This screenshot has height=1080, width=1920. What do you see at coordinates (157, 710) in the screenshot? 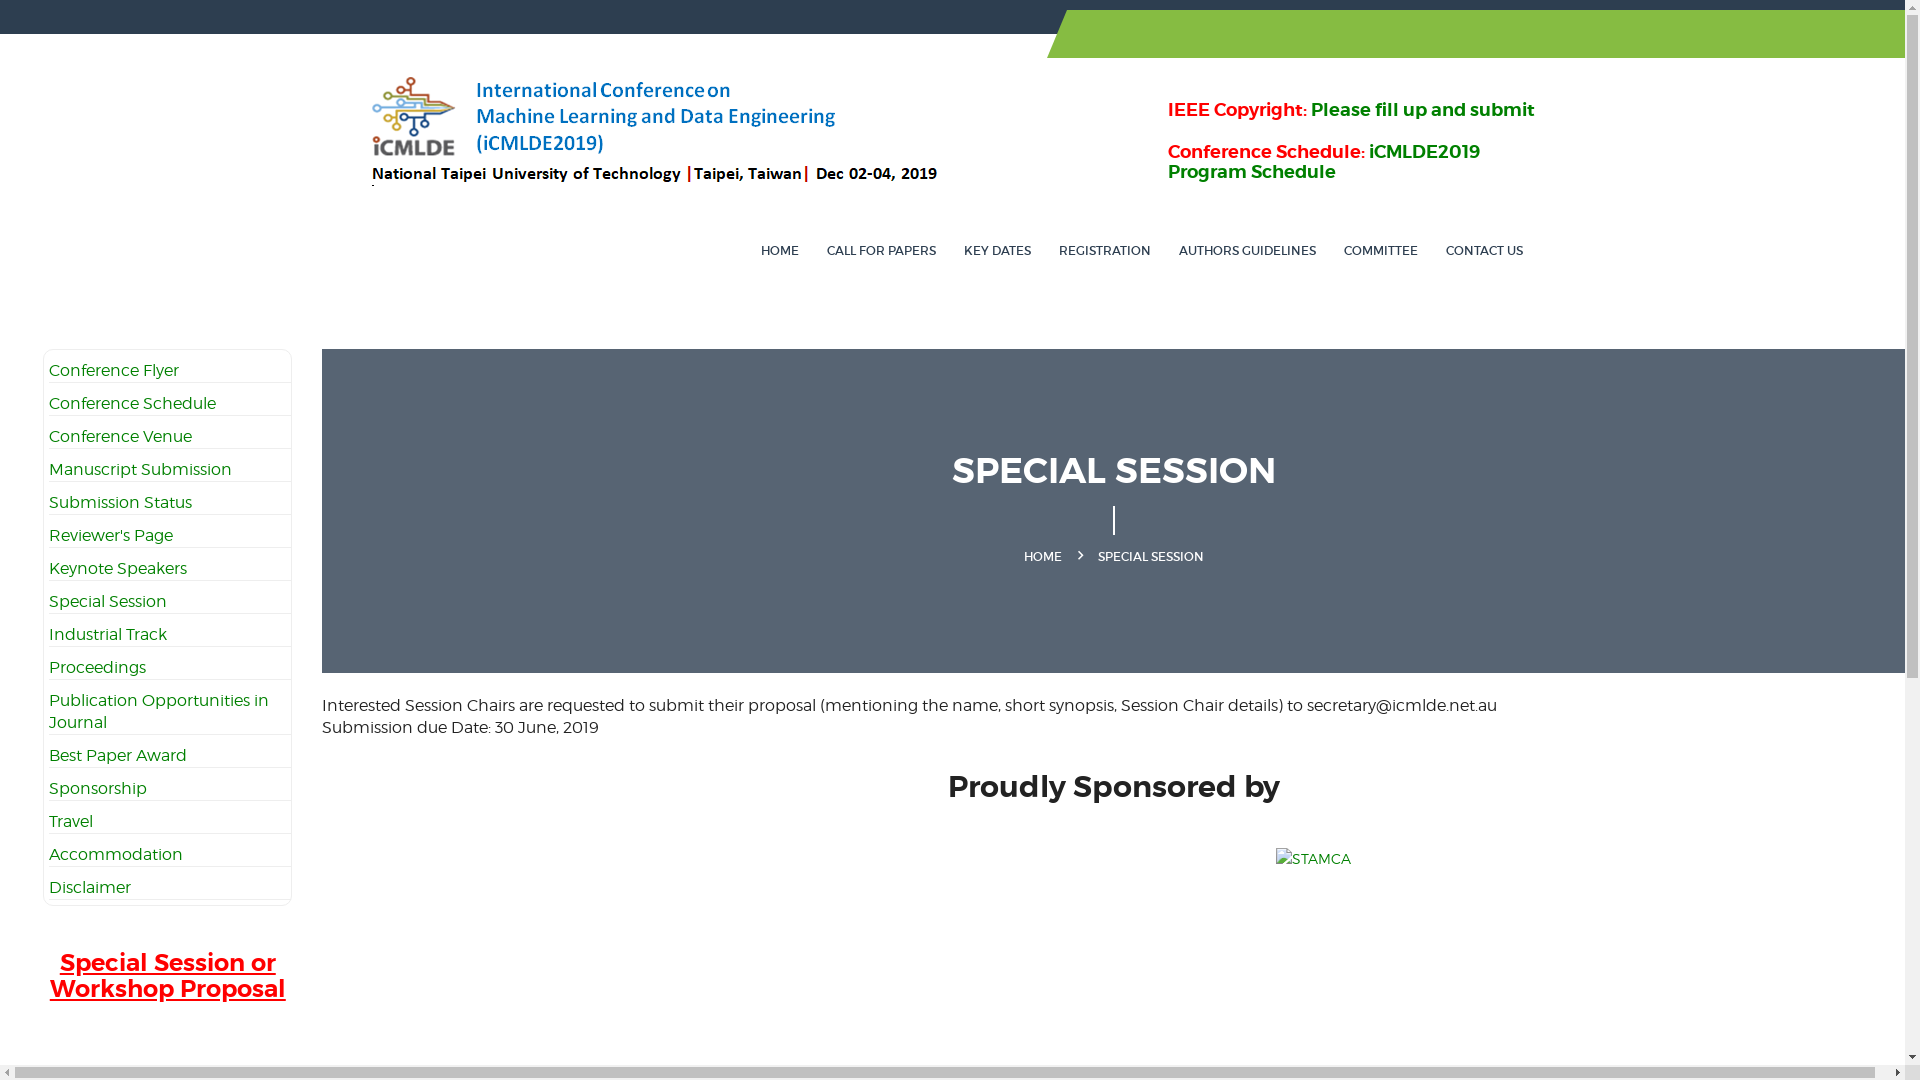
I see `'Publication Opportunities in Journal'` at bounding box center [157, 710].